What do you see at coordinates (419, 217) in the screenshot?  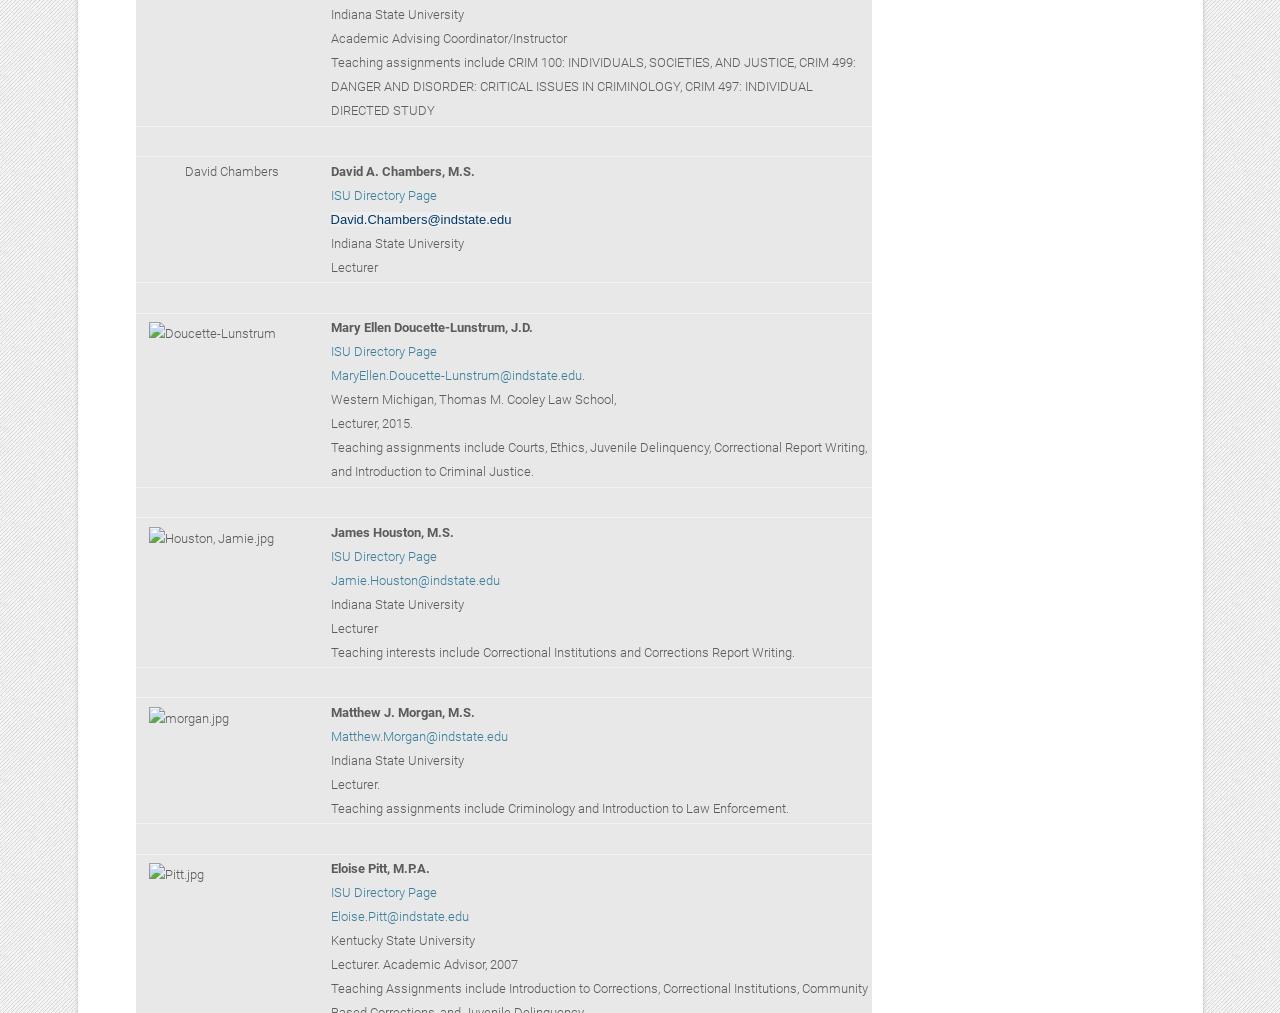 I see `'David.Chambers@indstate.edu'` at bounding box center [419, 217].